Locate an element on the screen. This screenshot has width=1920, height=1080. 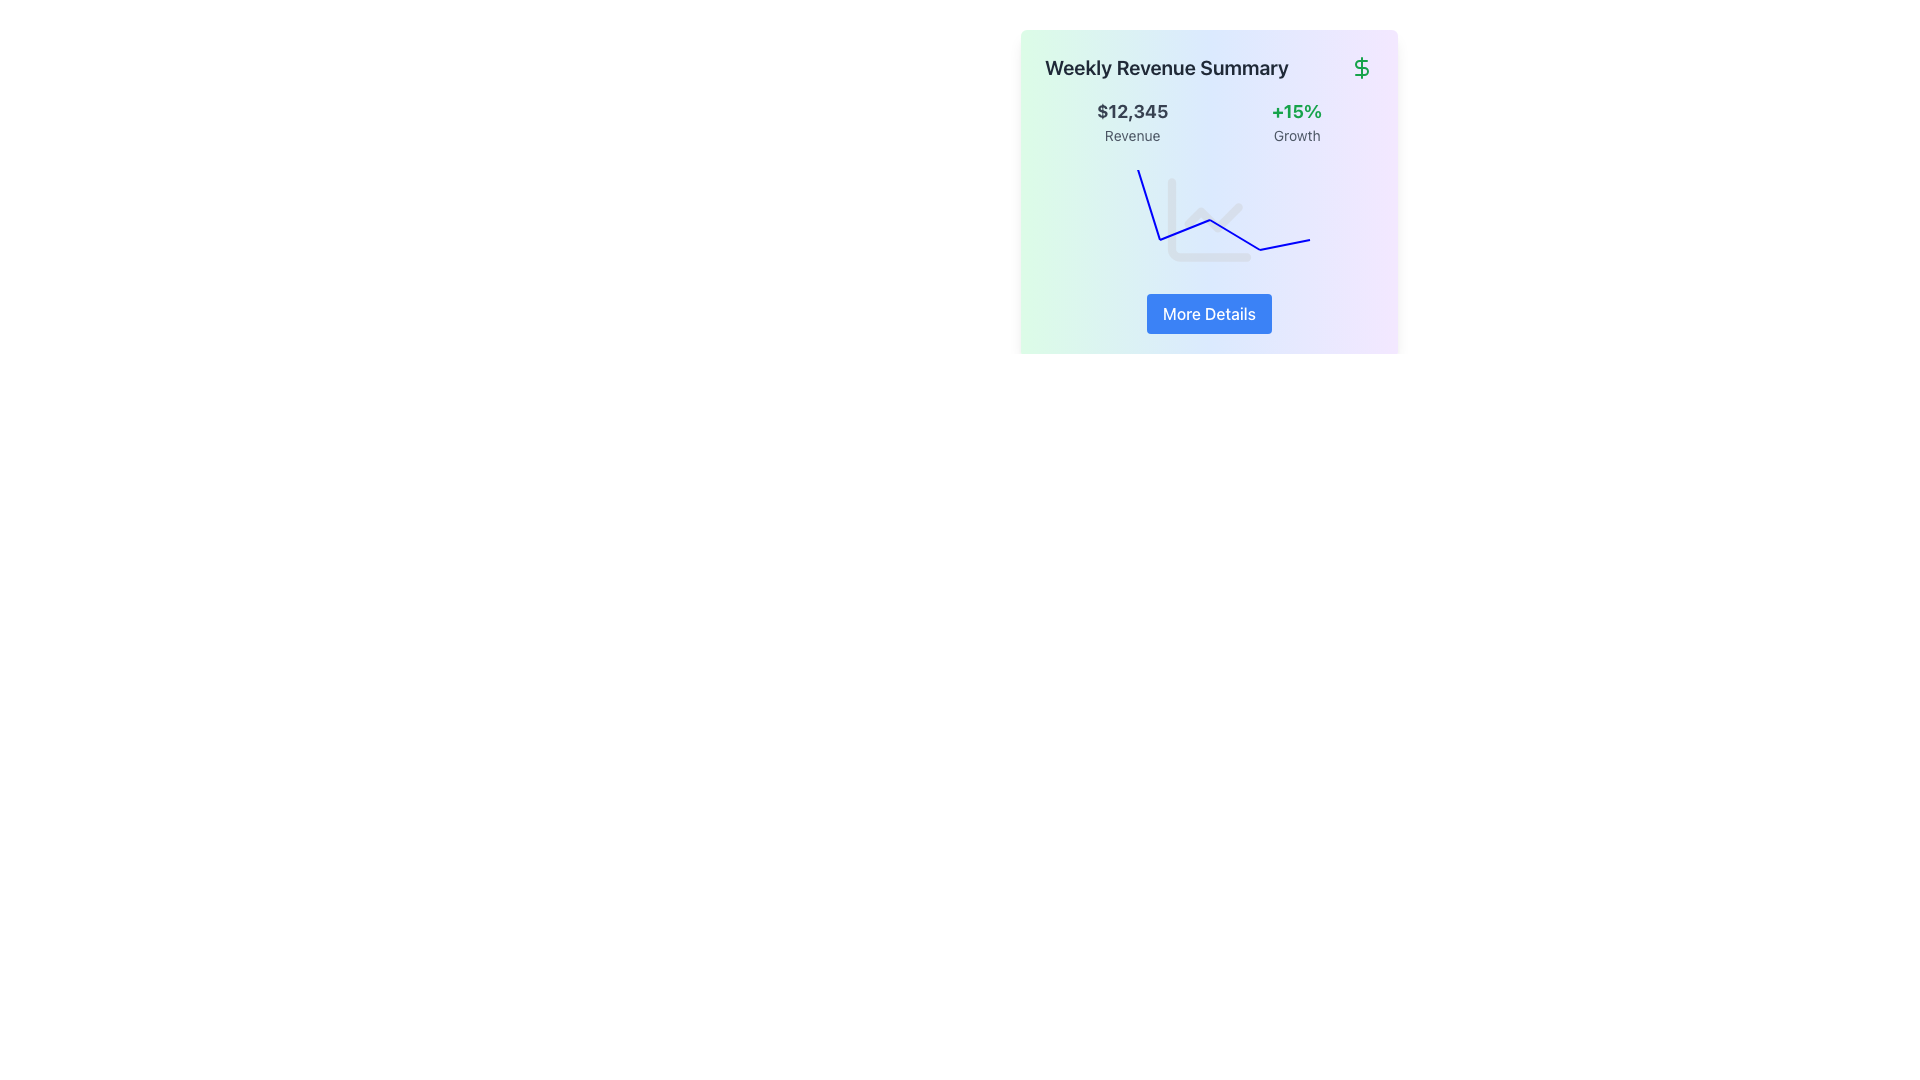
the Text Display element that shows a growth percentage of '+15%' in green text, followed by 'Growth' in smaller gray text, which is positioned to the right of the '$12,345 Revenue' text block is located at coordinates (1297, 122).